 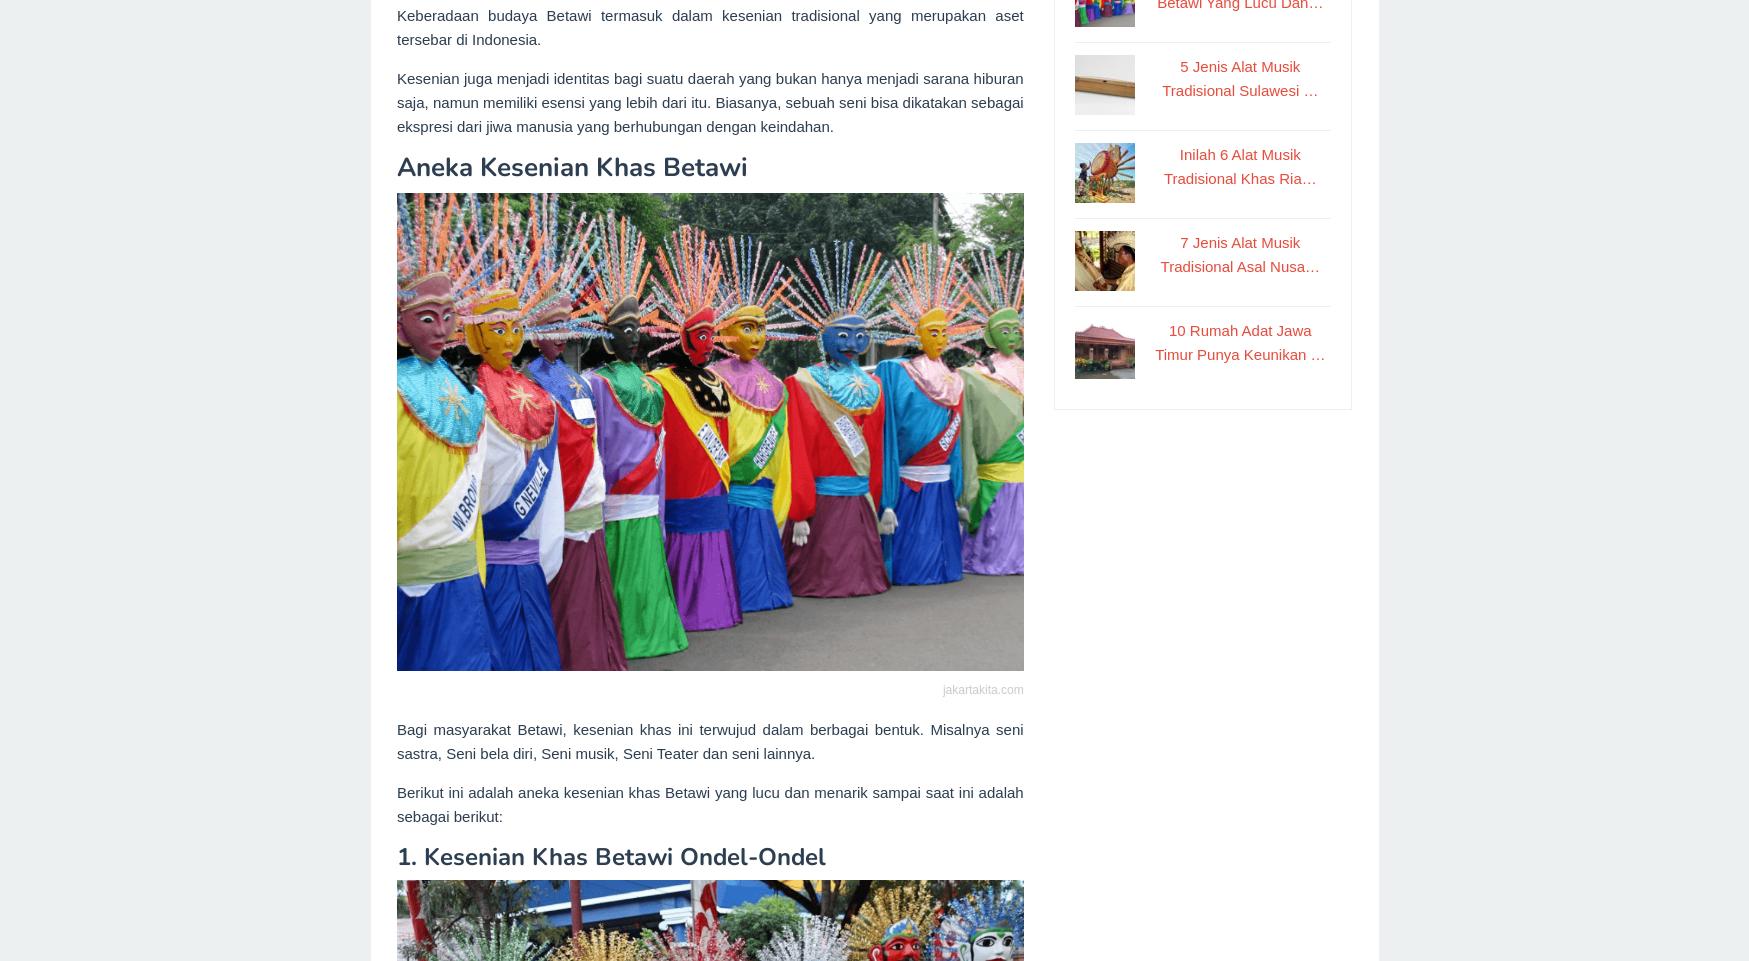 I want to click on 'Inilah 6 Alat Musik Tradisional Khas Ria…', so click(x=1238, y=165).